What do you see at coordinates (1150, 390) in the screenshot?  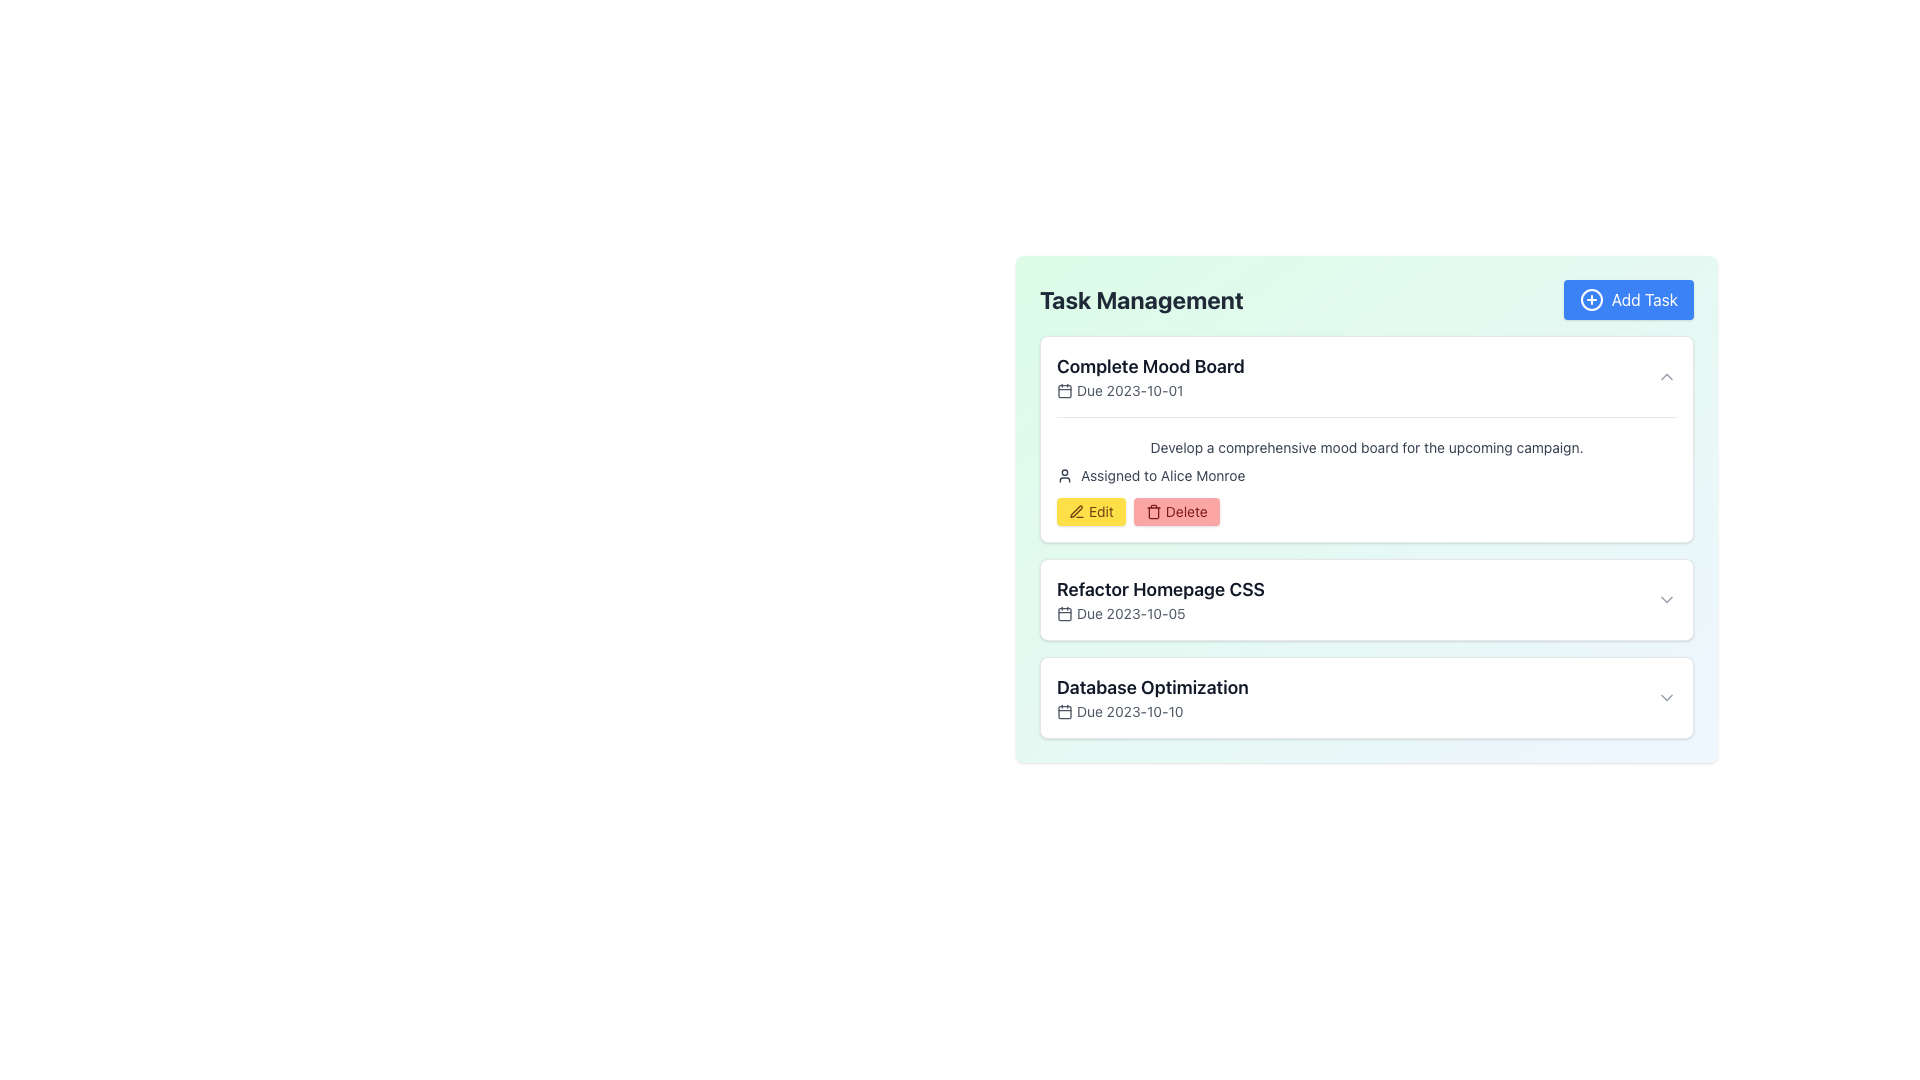 I see `the label containing the text 'Due 2023-10-01' with a calendar icon, located under the 'Complete Mood Board' header` at bounding box center [1150, 390].